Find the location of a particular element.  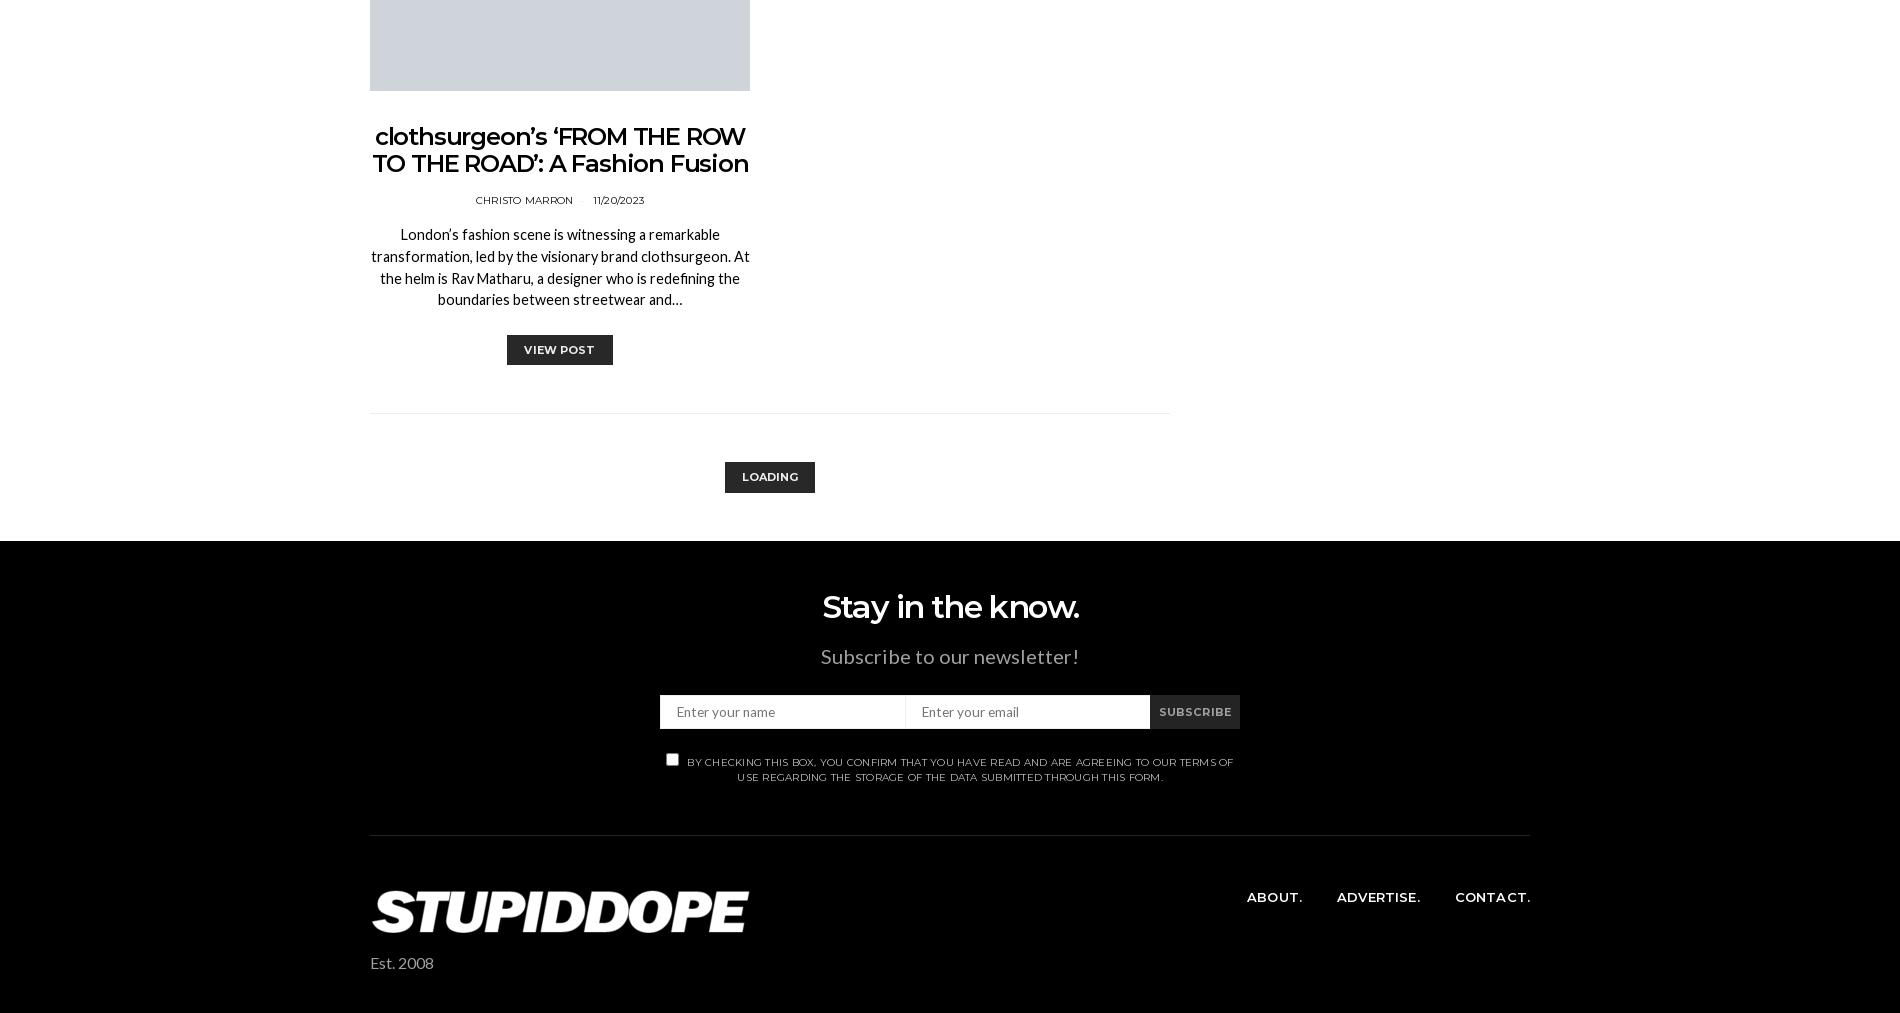

'View Post' is located at coordinates (559, 348).